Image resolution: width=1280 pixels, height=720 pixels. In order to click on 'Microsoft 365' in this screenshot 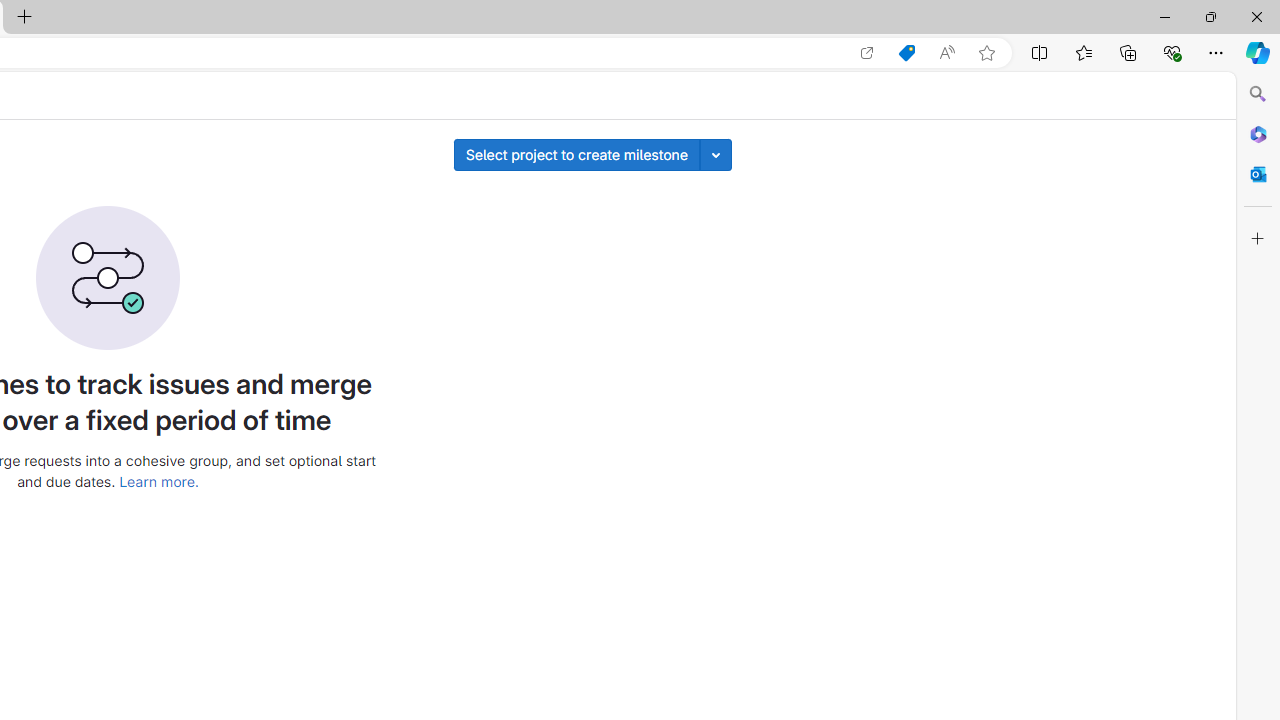, I will do `click(1257, 133)`.